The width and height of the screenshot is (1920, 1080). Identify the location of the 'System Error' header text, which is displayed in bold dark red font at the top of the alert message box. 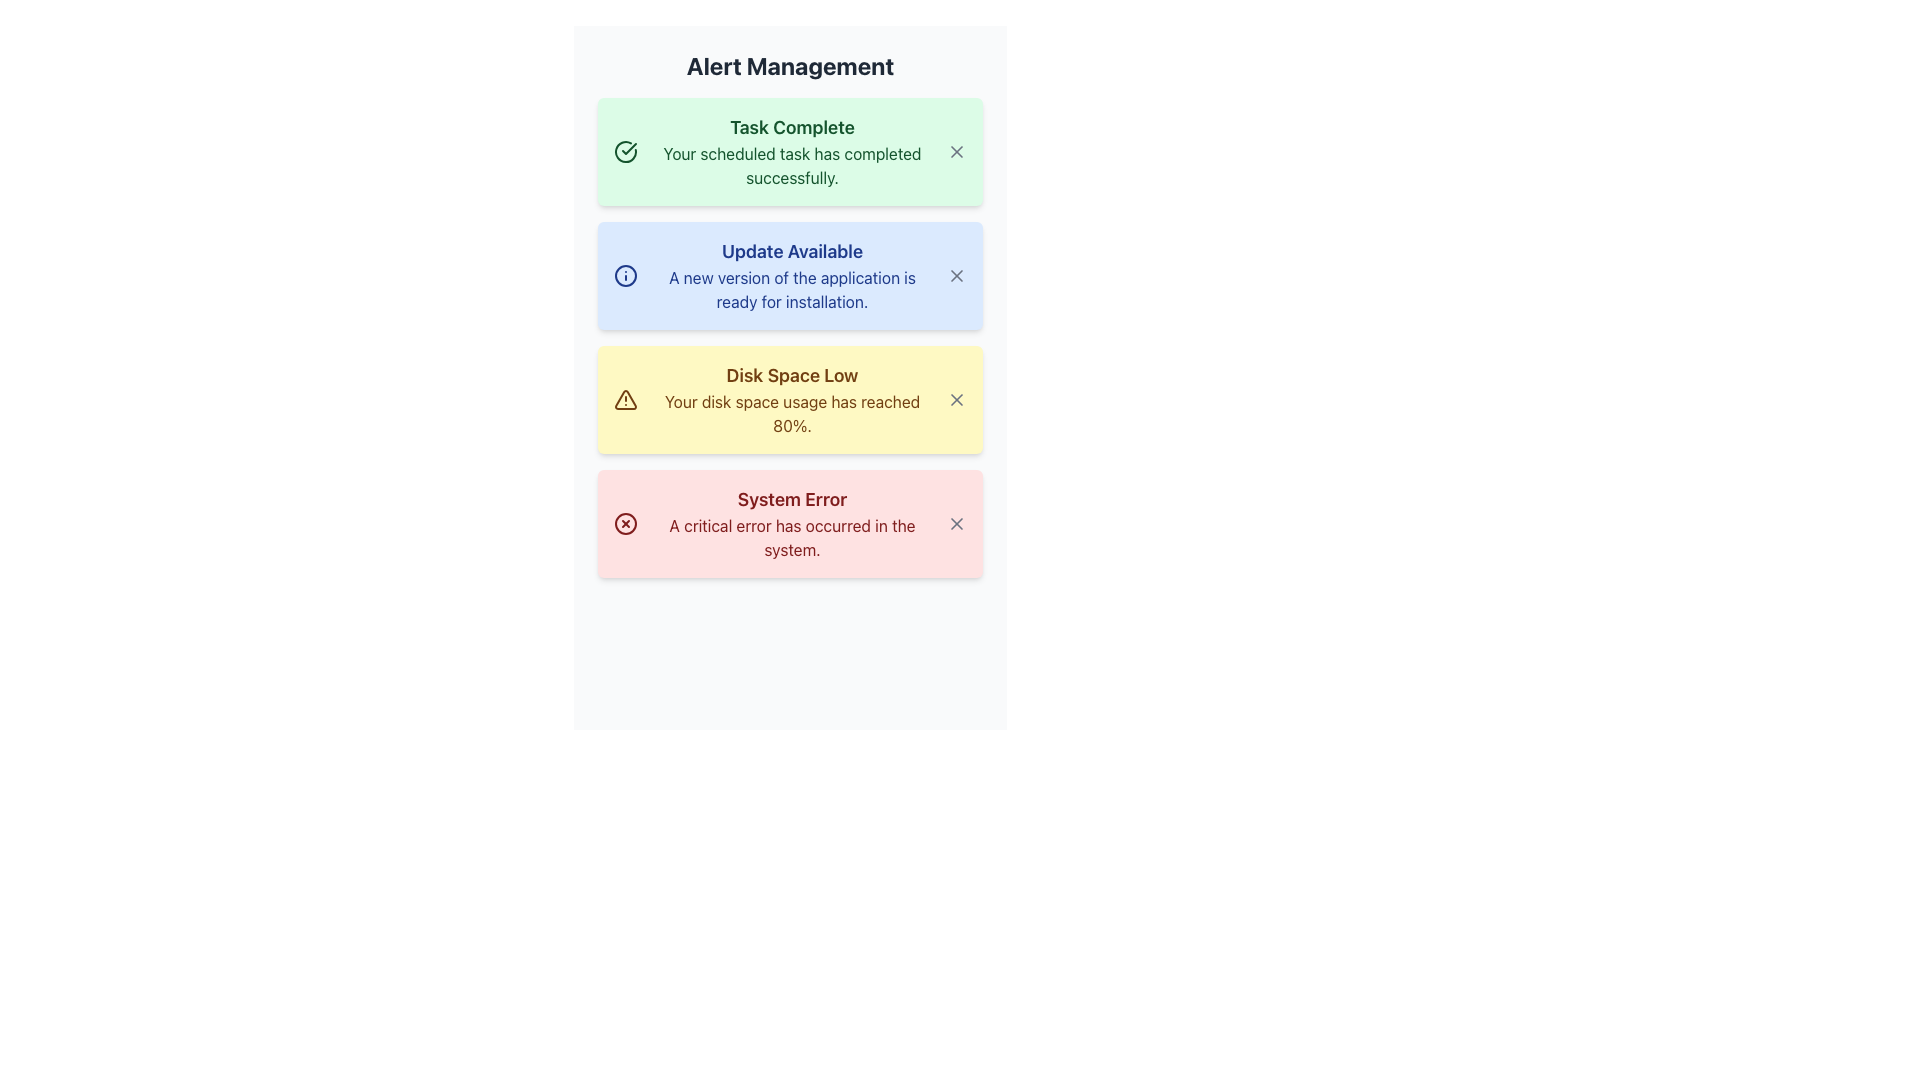
(791, 499).